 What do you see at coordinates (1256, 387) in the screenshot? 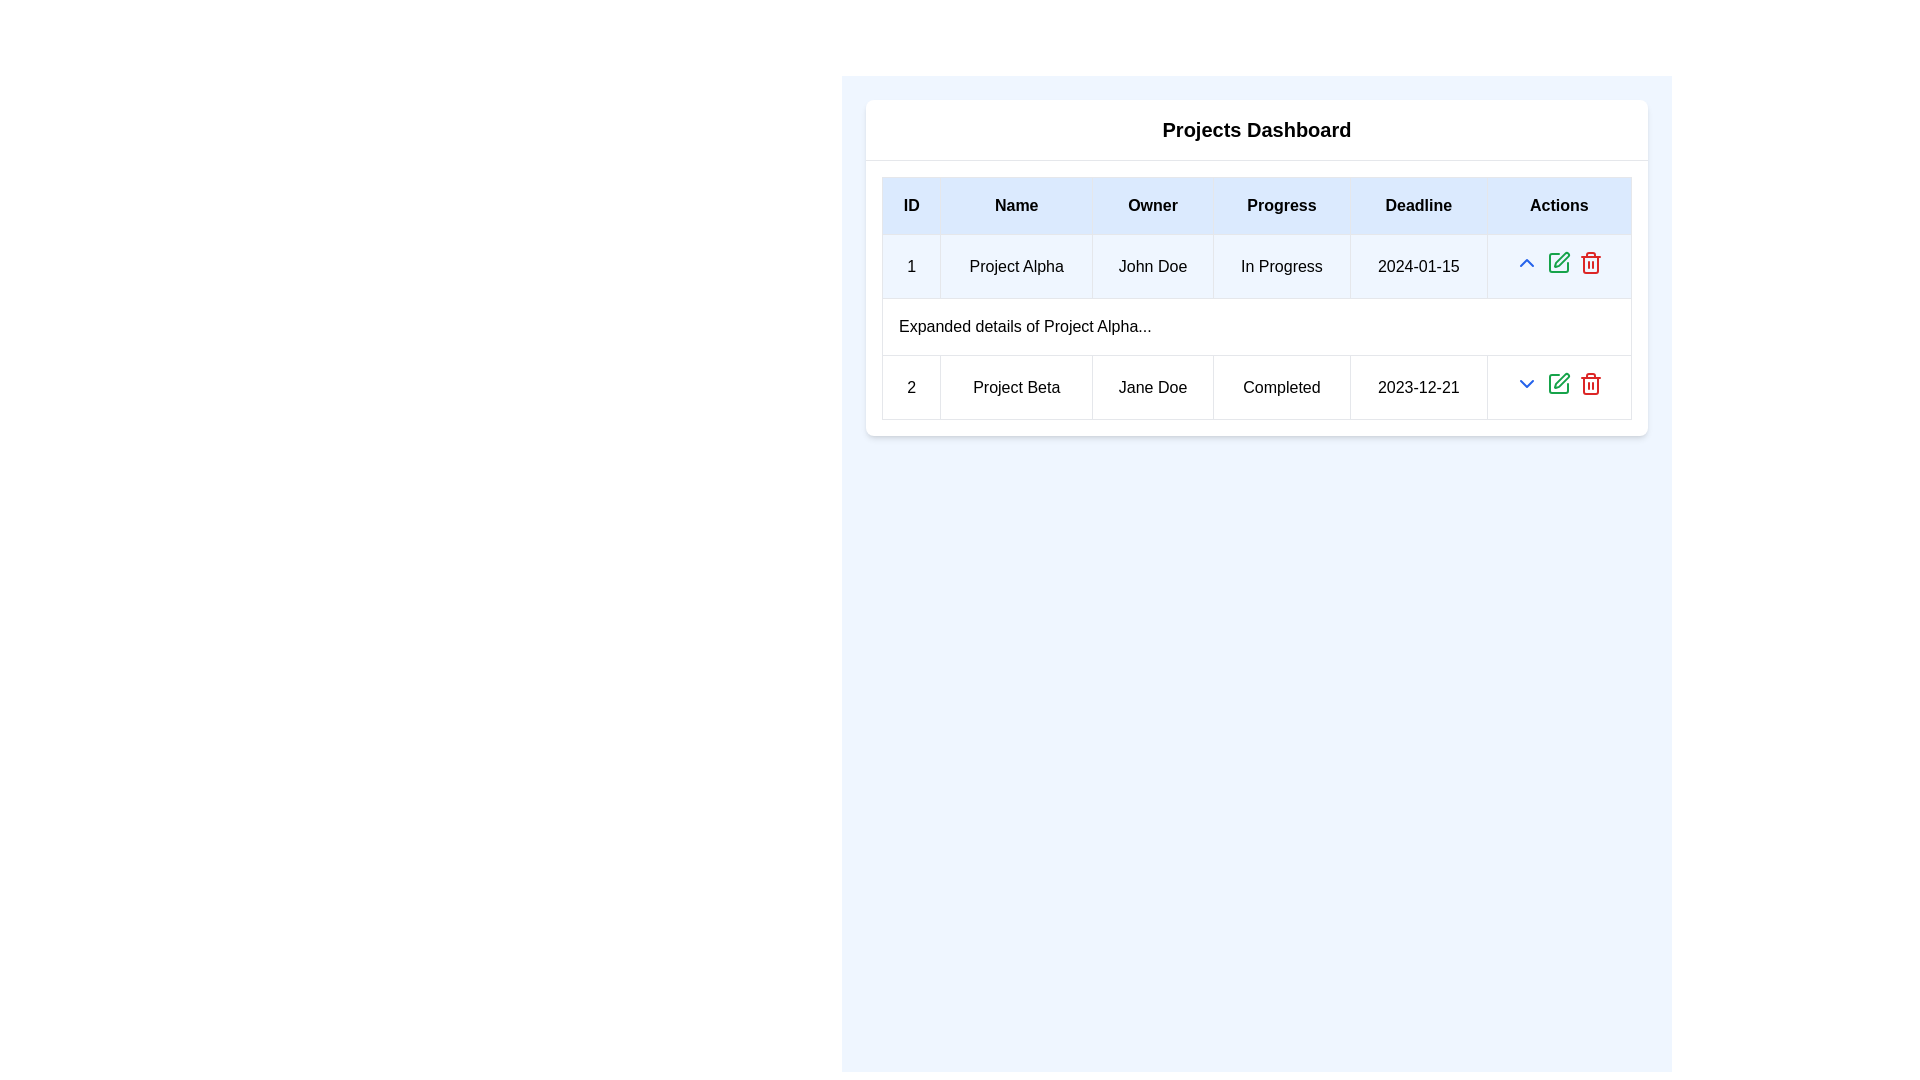
I see `the second row of the Projects Dashboard table` at bounding box center [1256, 387].